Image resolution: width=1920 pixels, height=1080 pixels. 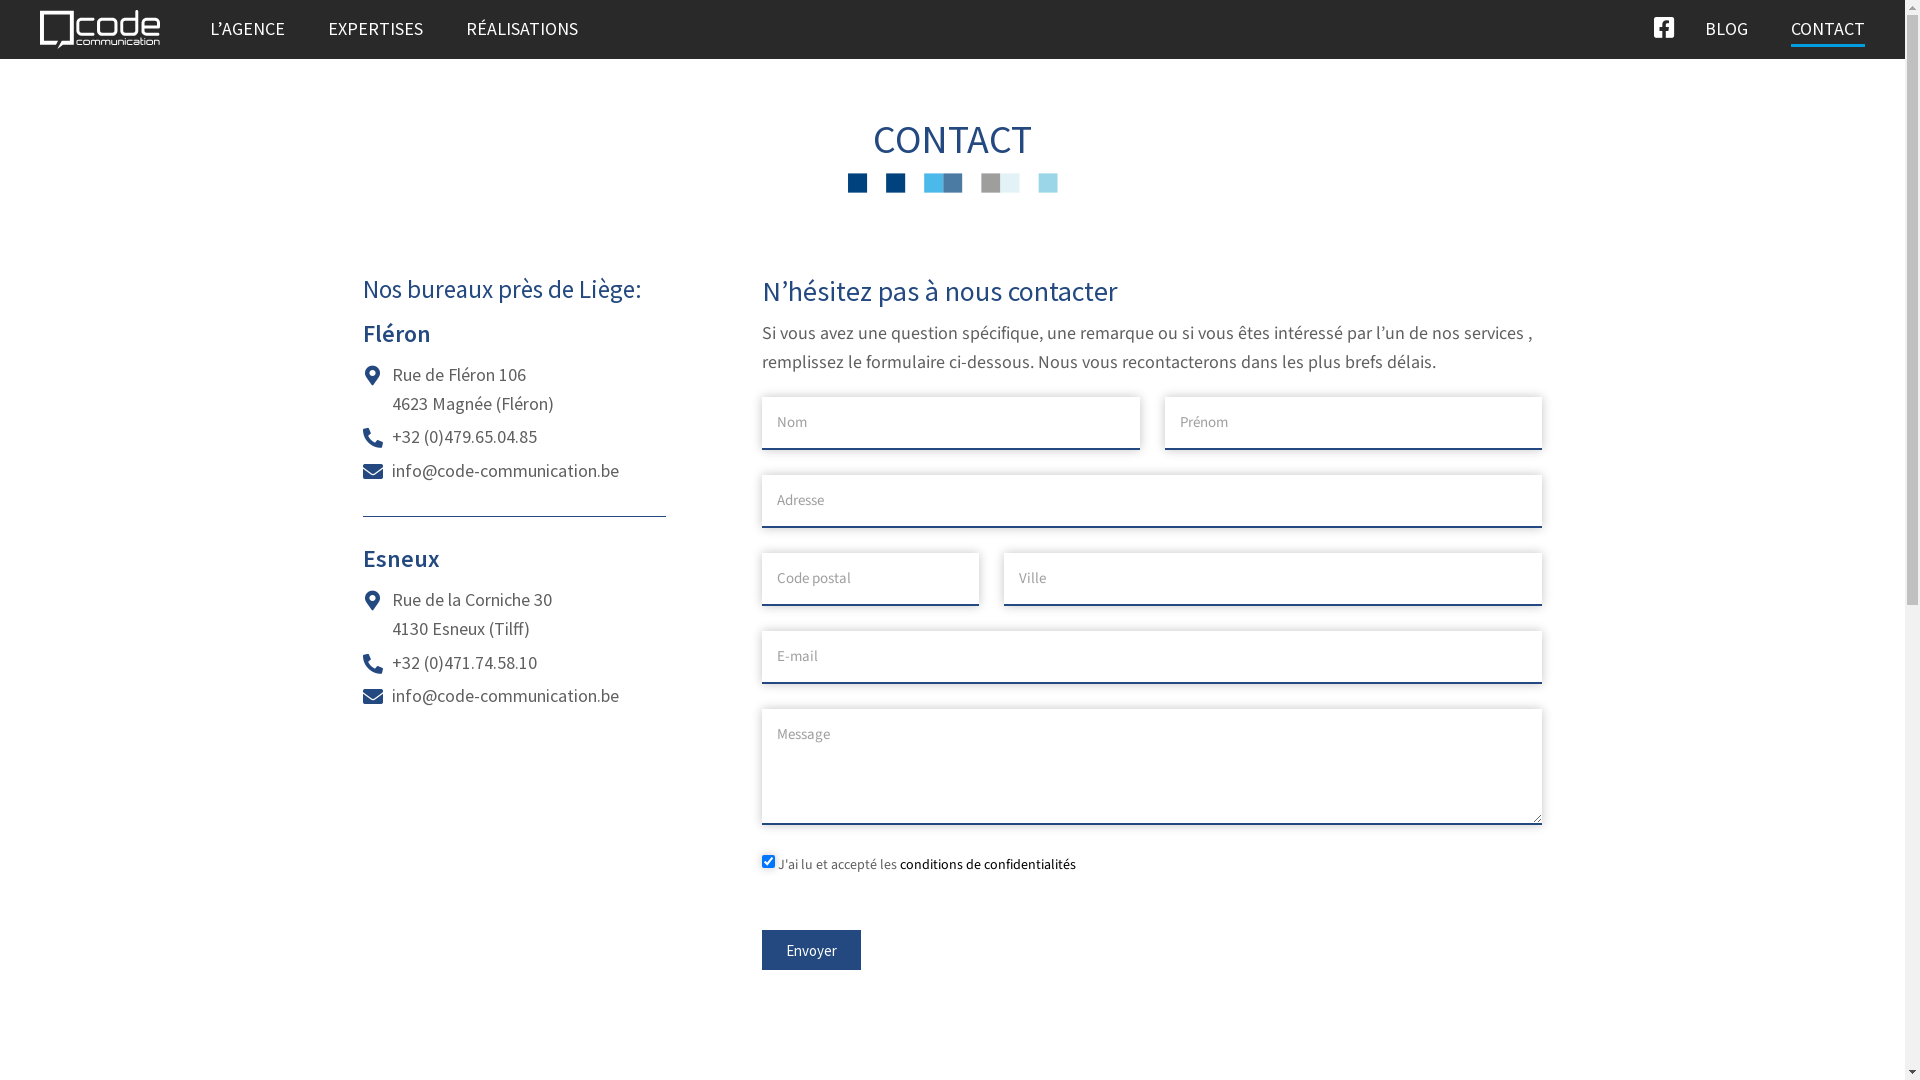 I want to click on '+32 (0)479.65.04.85', so click(x=463, y=435).